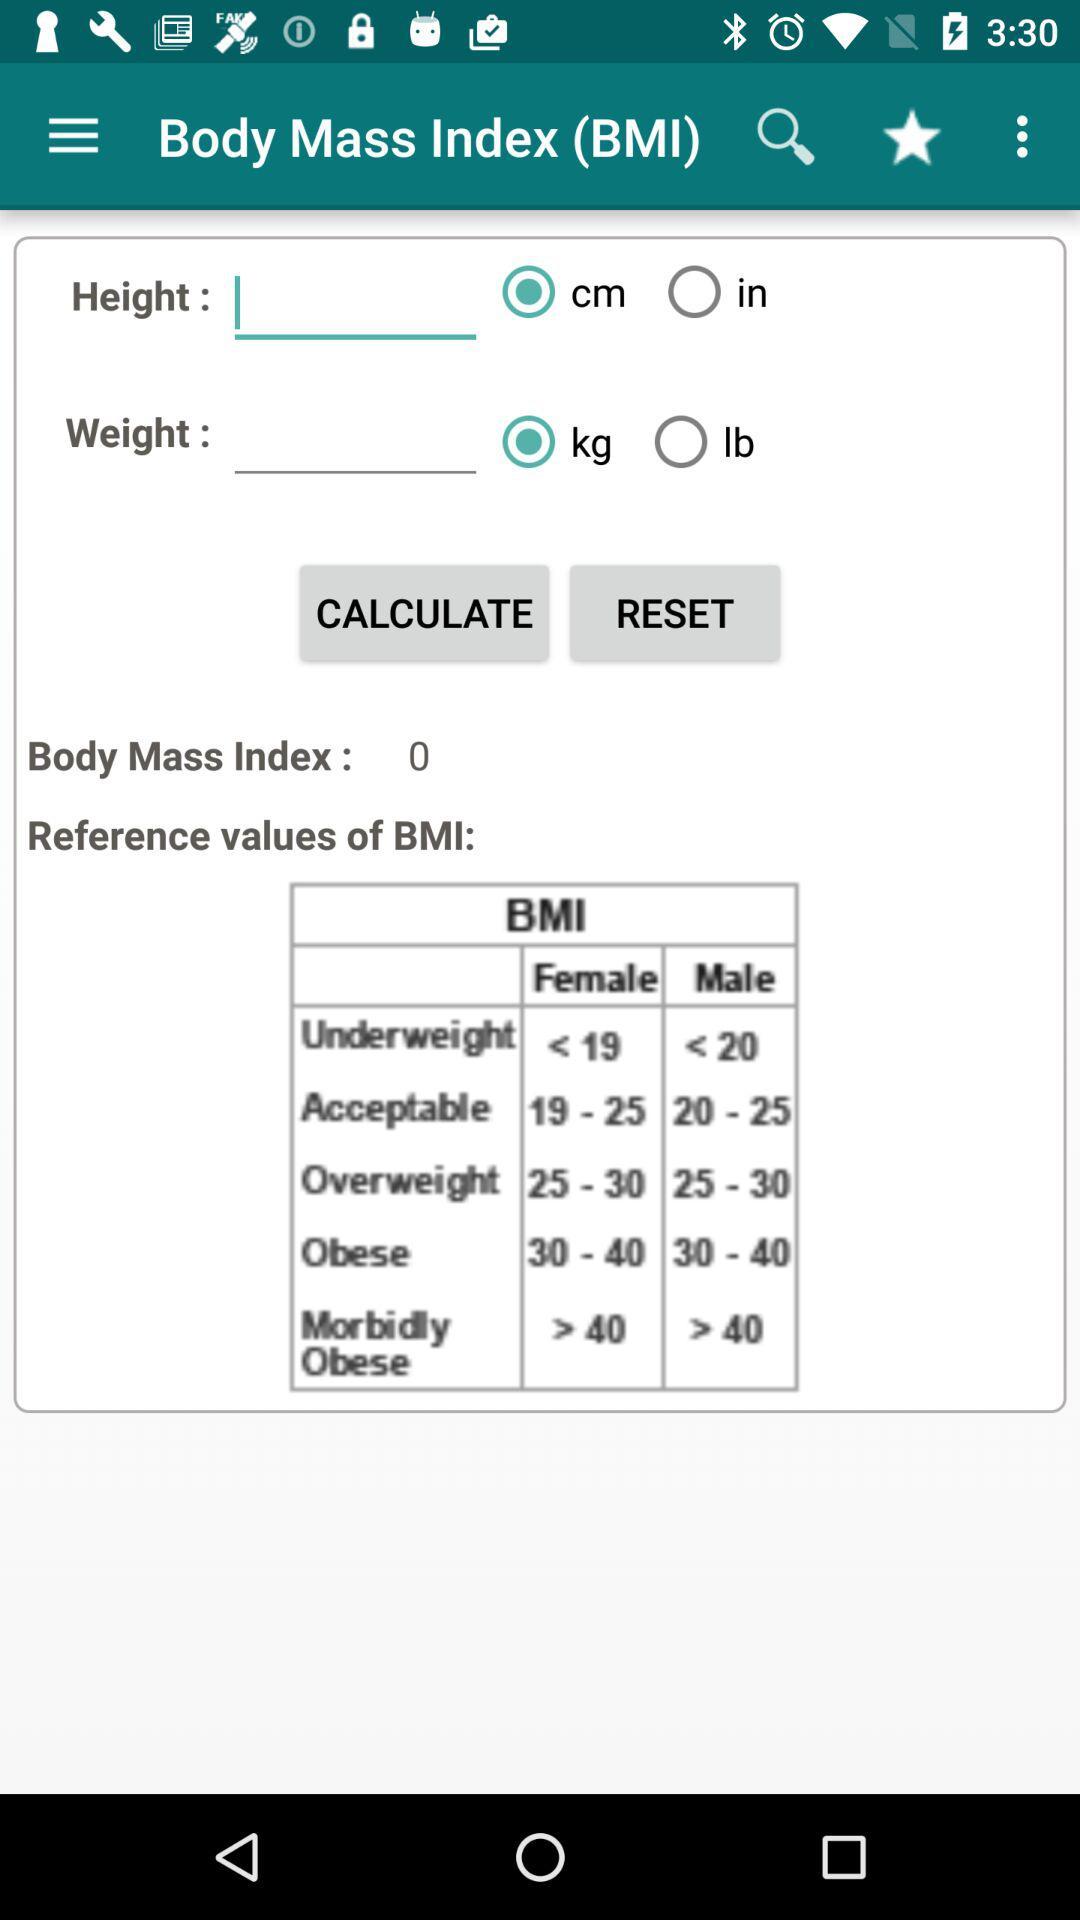 The image size is (1080, 1920). What do you see at coordinates (696, 440) in the screenshot?
I see `the lb item` at bounding box center [696, 440].